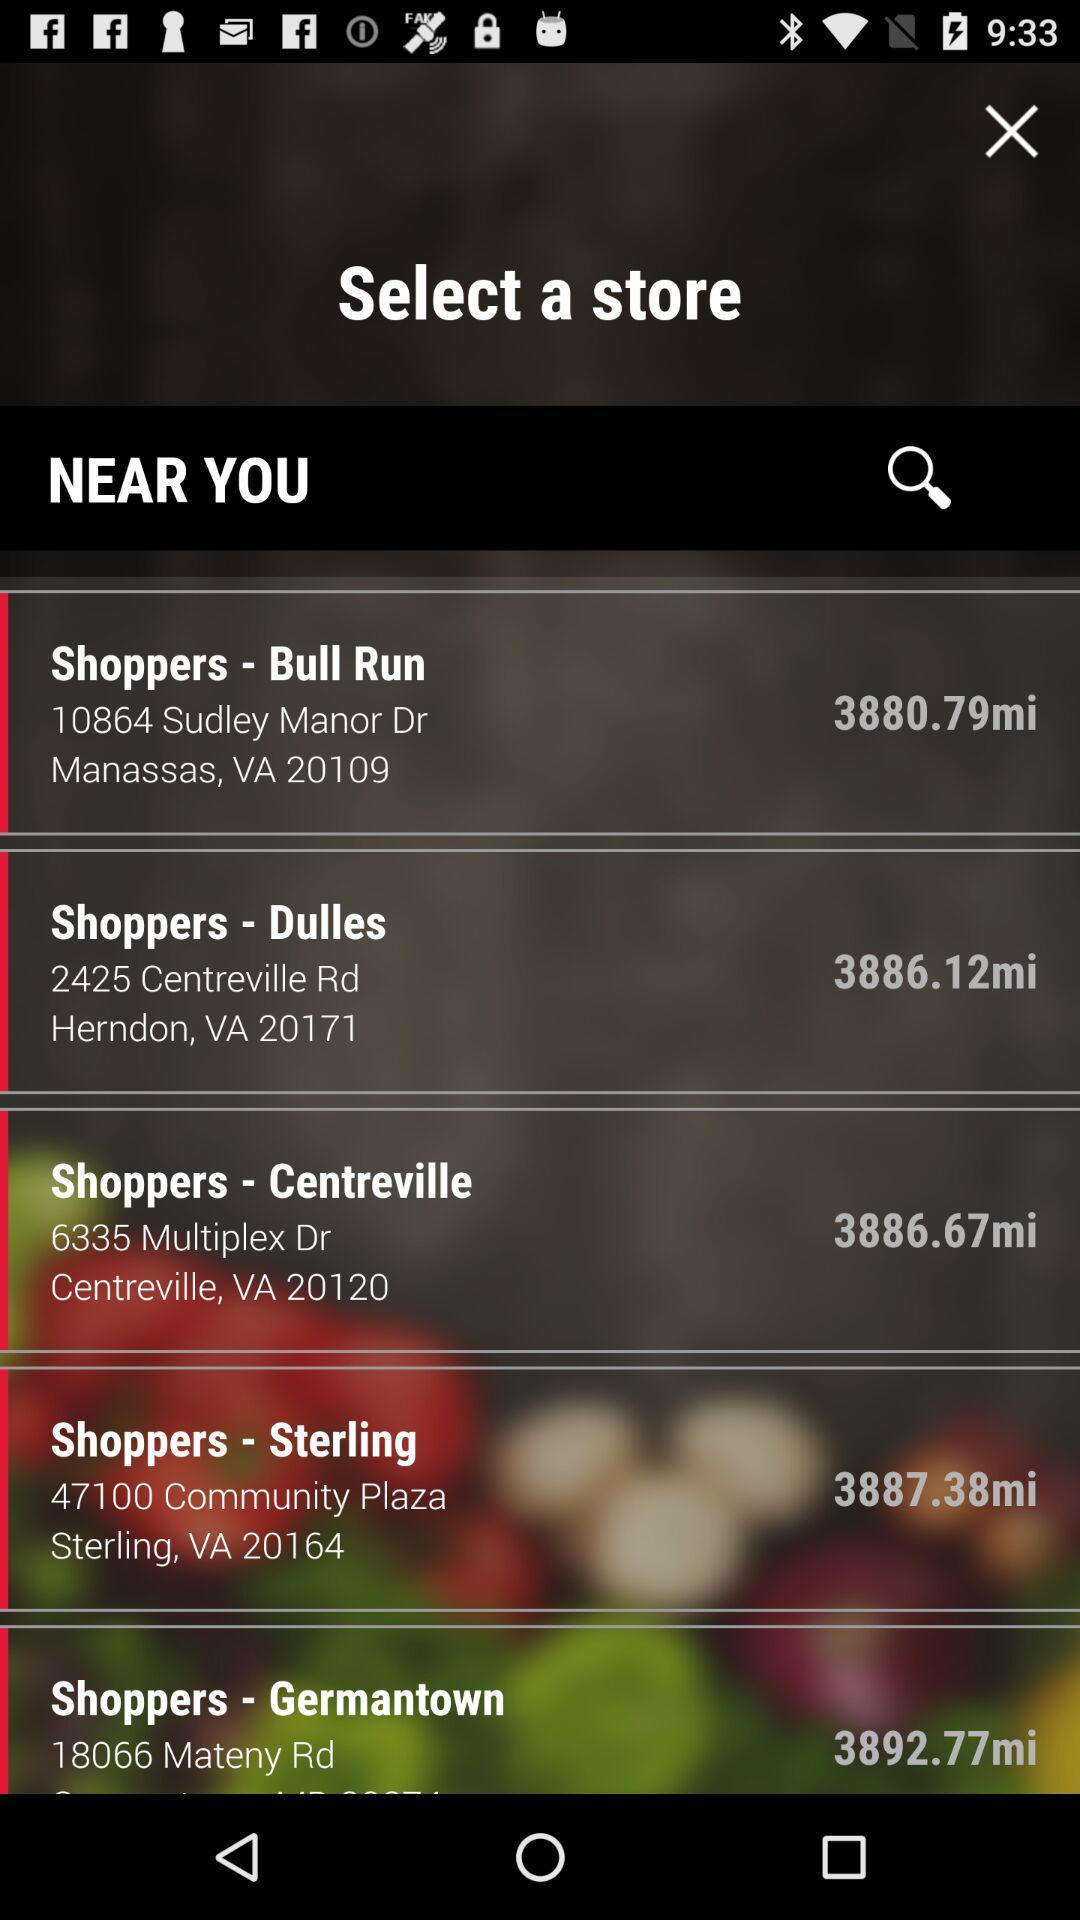 Image resolution: width=1080 pixels, height=1920 pixels. What do you see at coordinates (919, 476) in the screenshot?
I see `search` at bounding box center [919, 476].